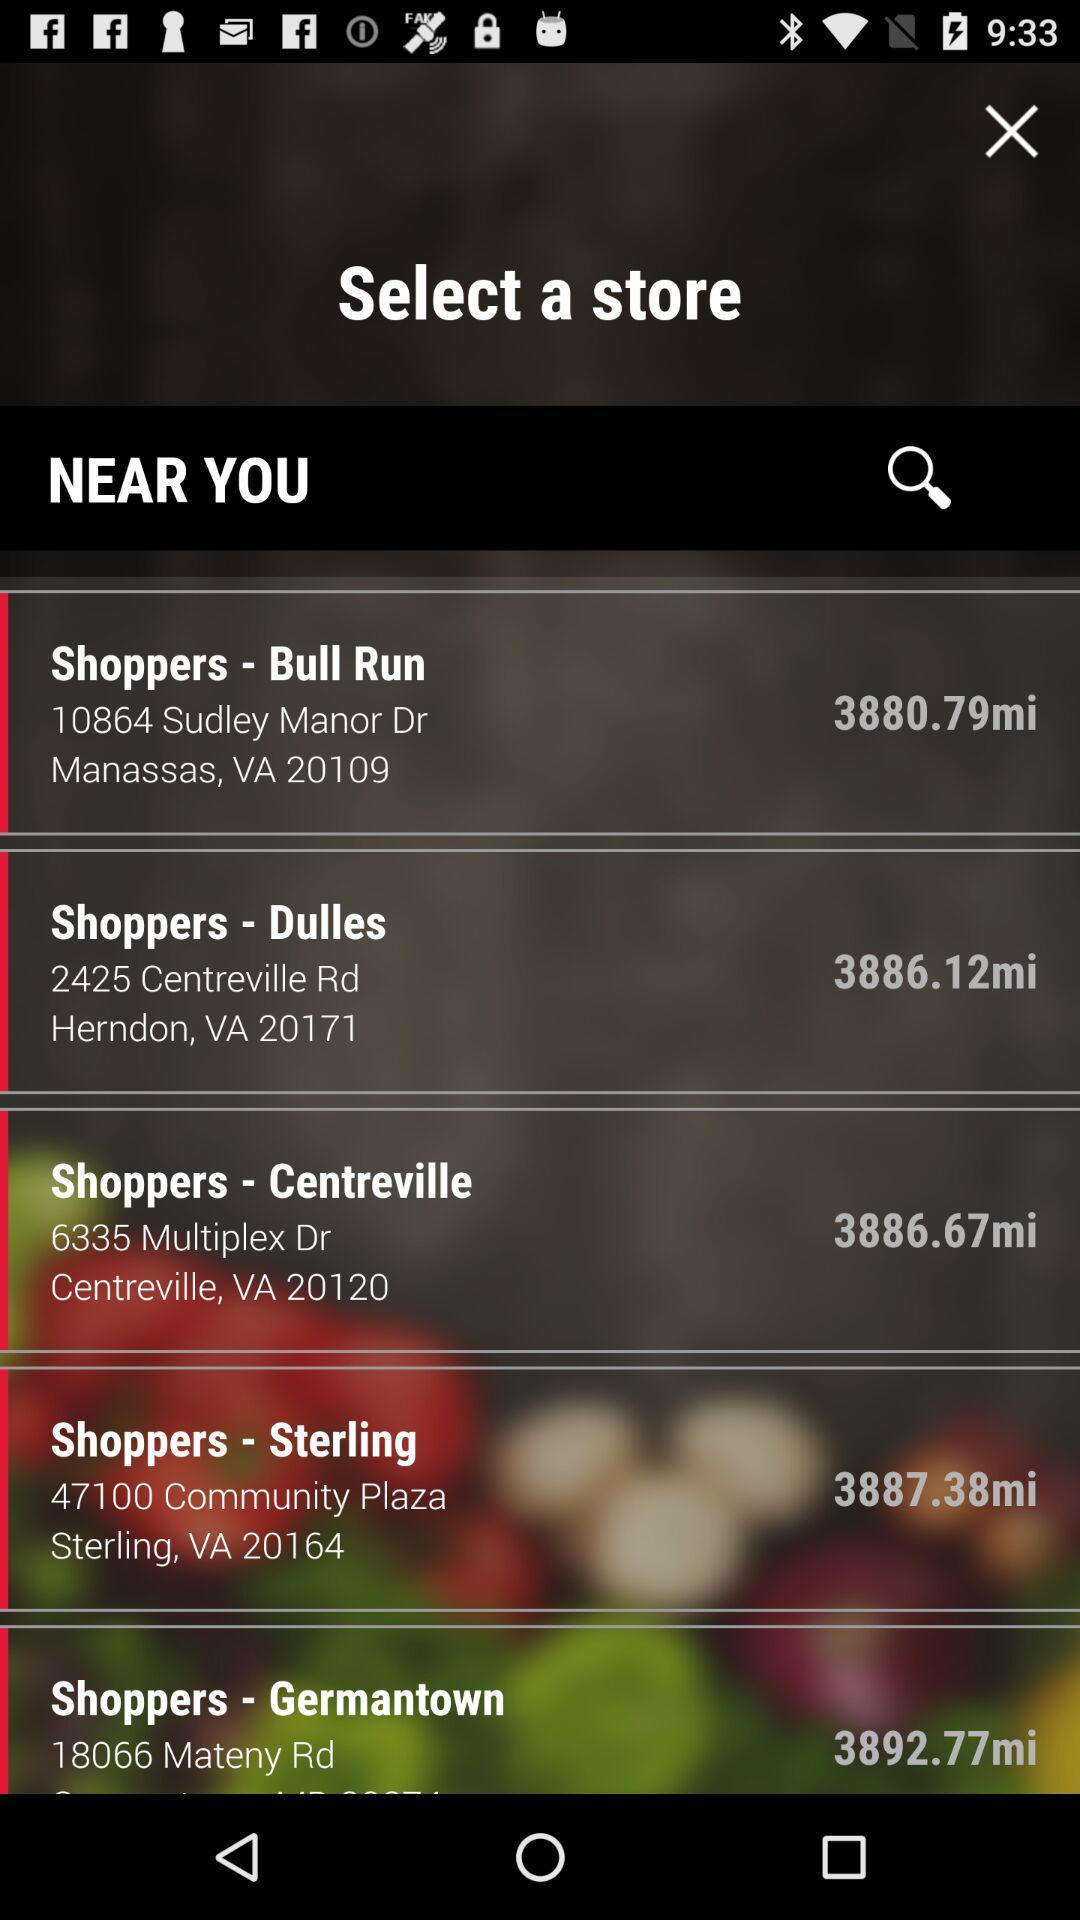 Image resolution: width=1080 pixels, height=1920 pixels. What do you see at coordinates (919, 476) in the screenshot?
I see `search` at bounding box center [919, 476].